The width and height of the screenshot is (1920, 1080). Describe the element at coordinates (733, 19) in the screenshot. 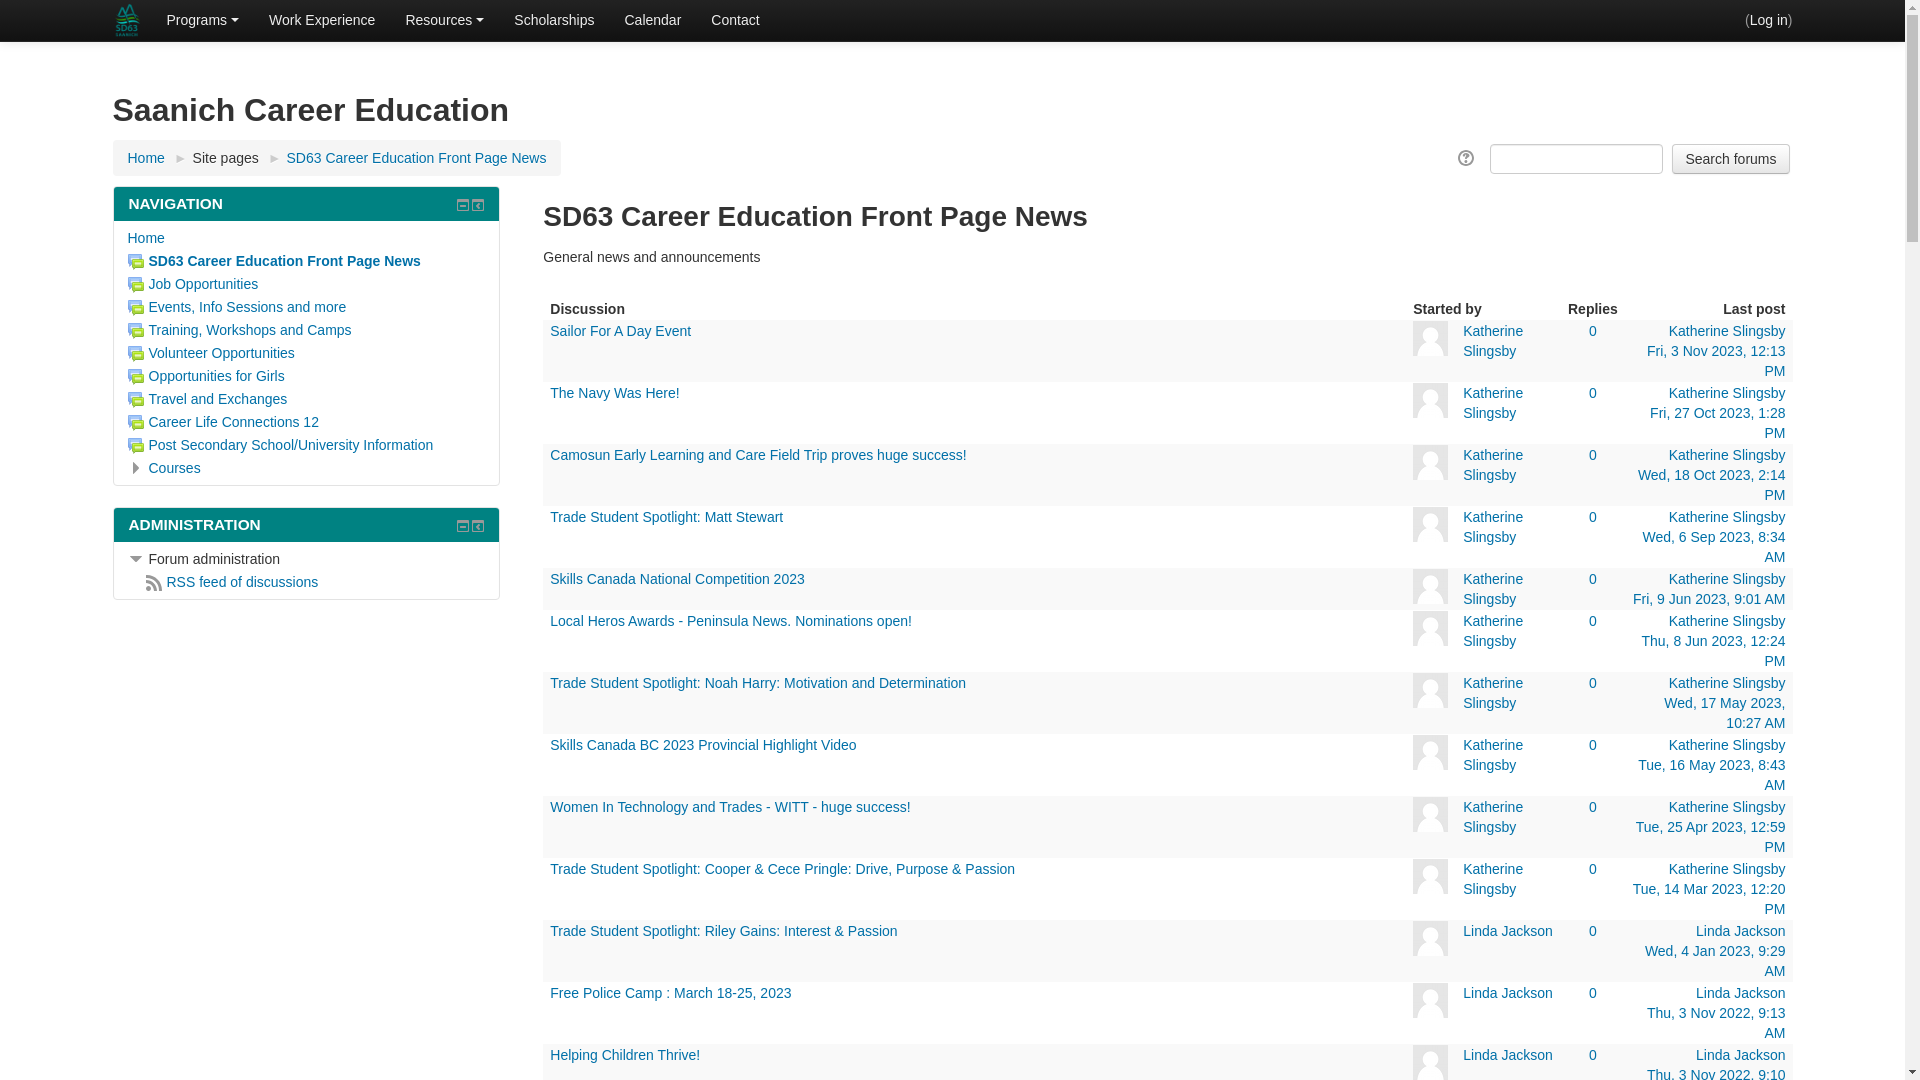

I see `'Contact'` at that location.